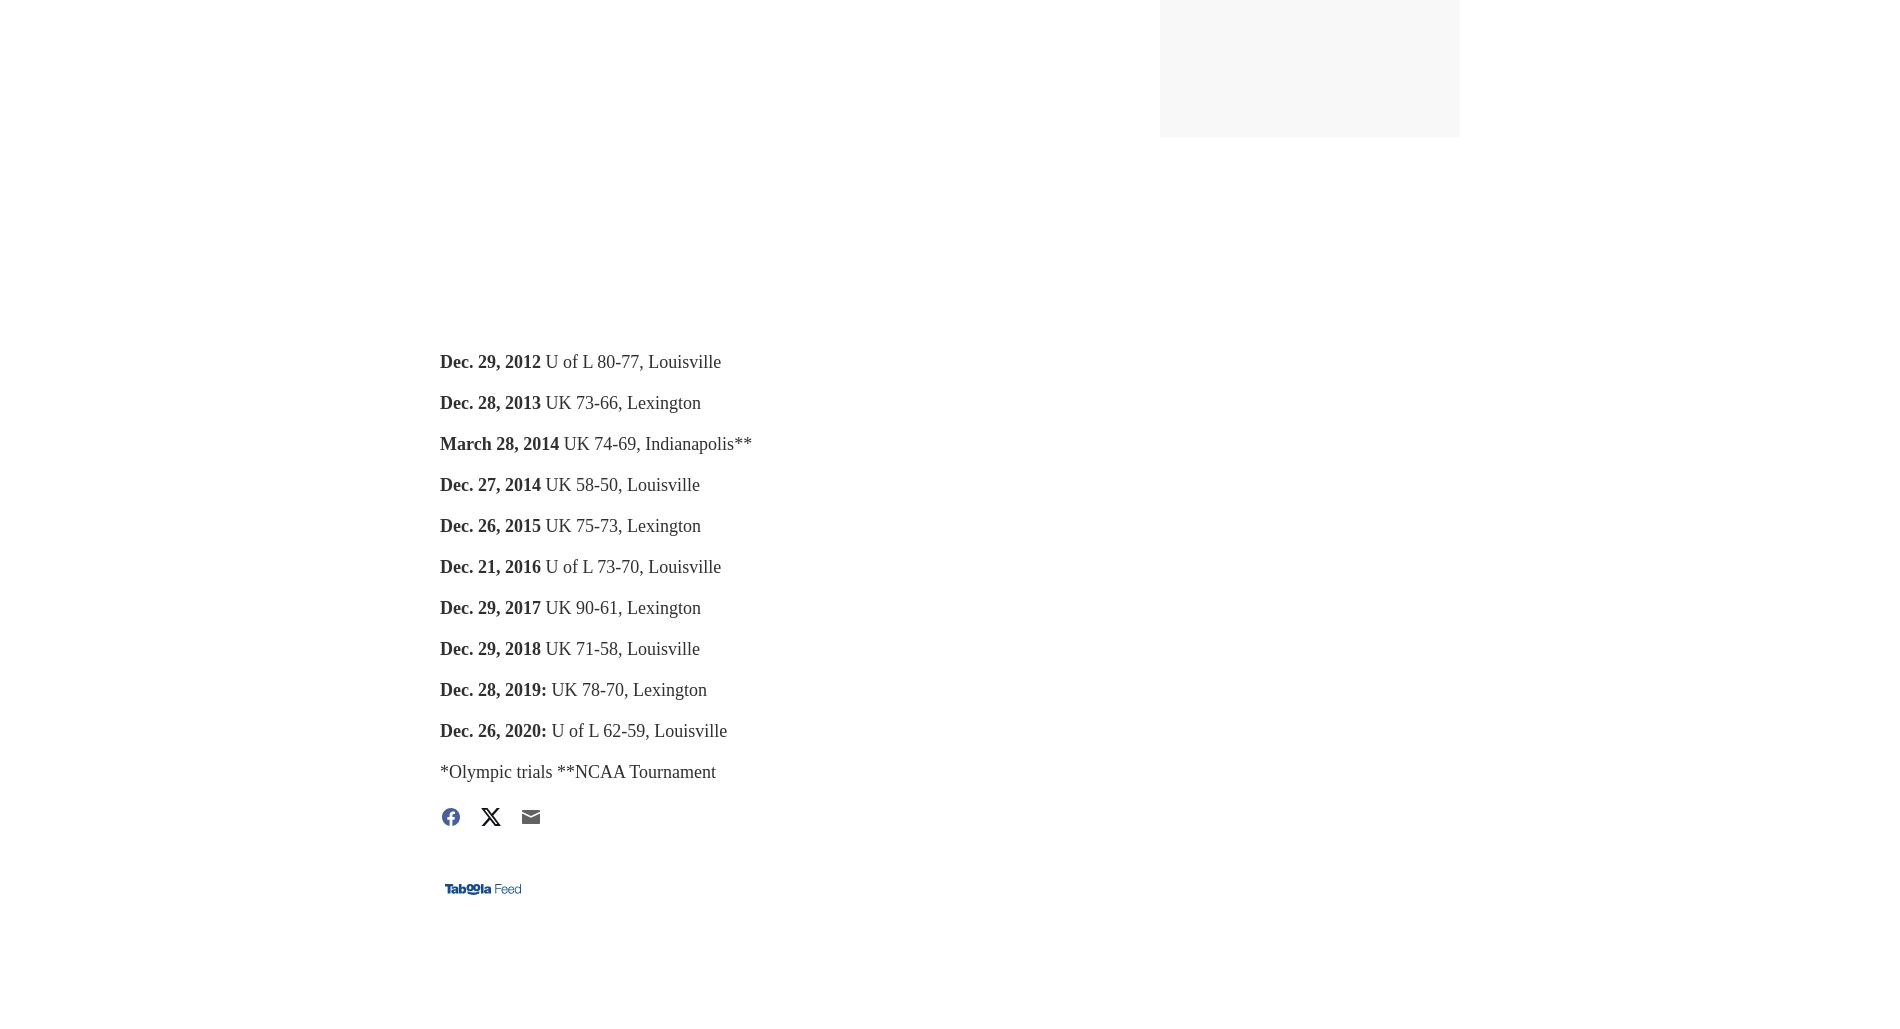 The width and height of the screenshot is (1900, 1029). Describe the element at coordinates (628, 689) in the screenshot. I see `'UK 78-70, Lexington'` at that location.